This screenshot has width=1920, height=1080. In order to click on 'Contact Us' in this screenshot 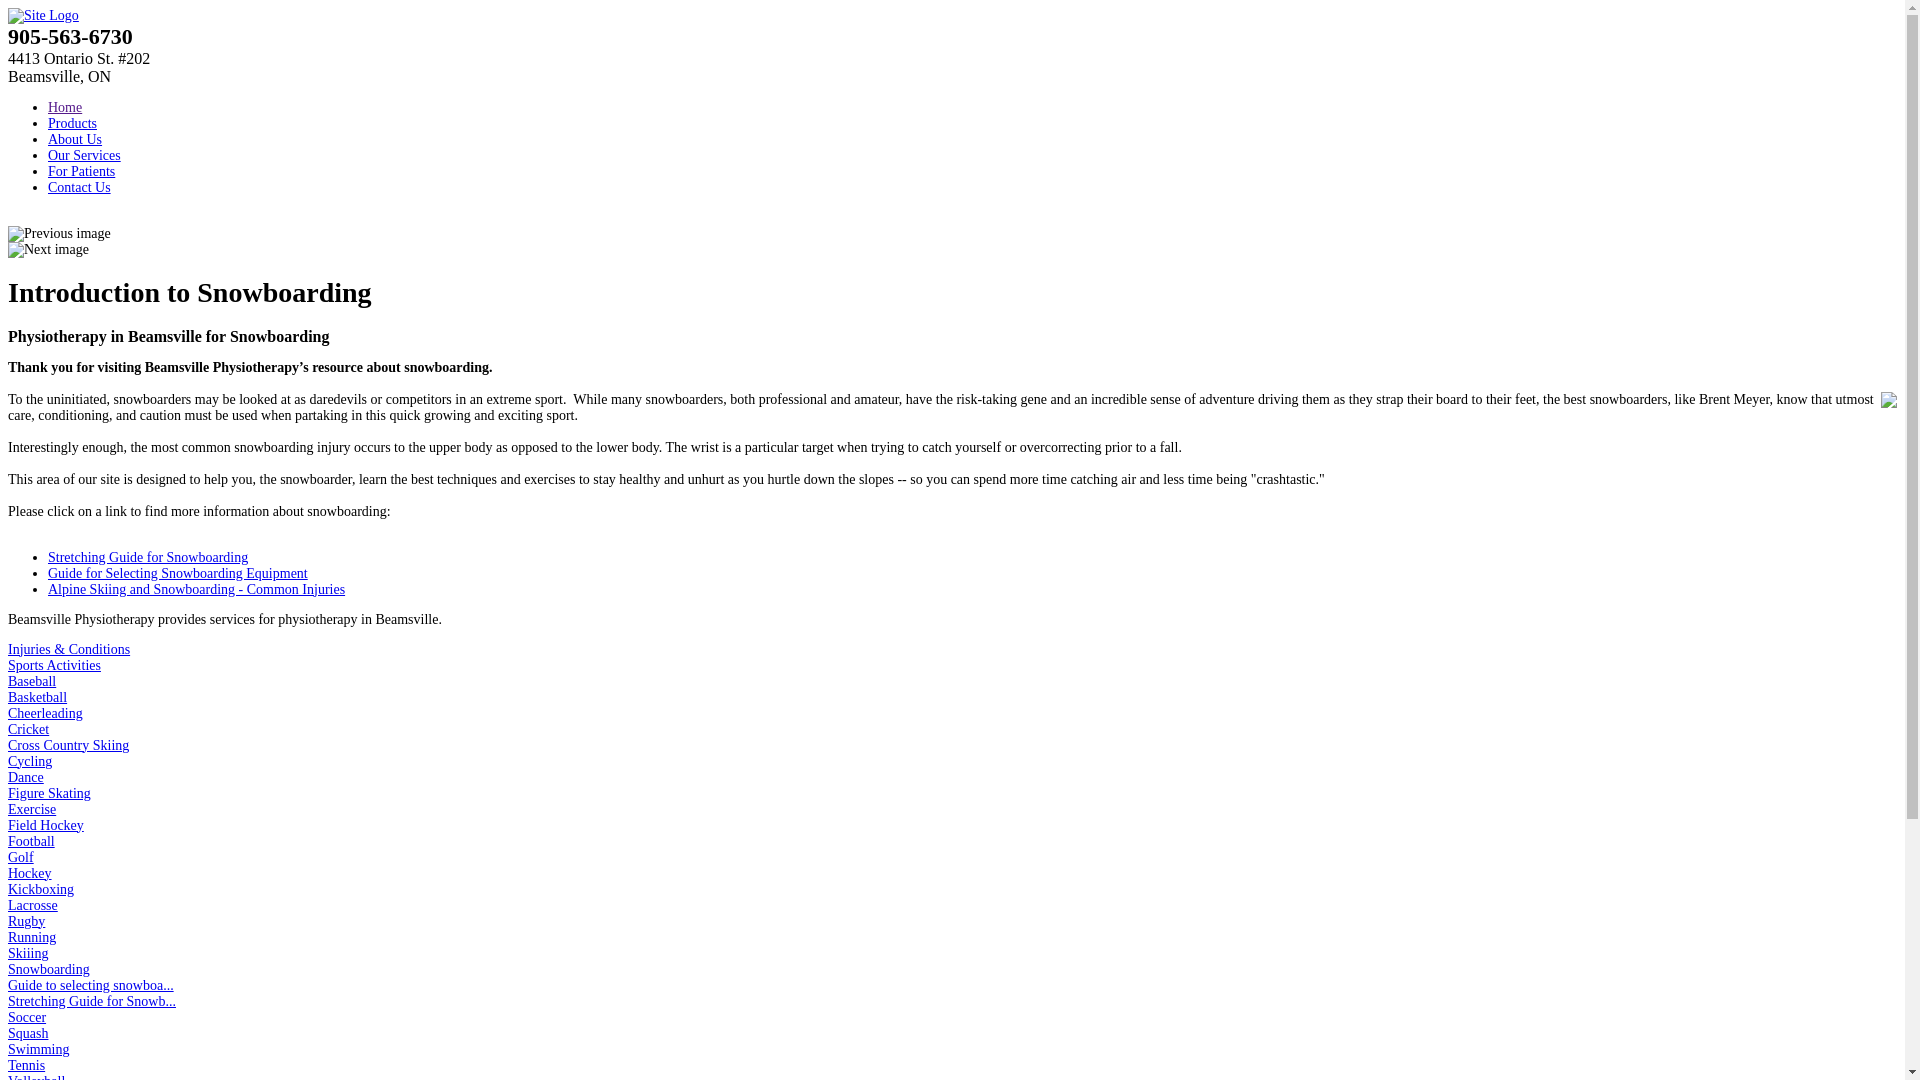, I will do `click(79, 187)`.